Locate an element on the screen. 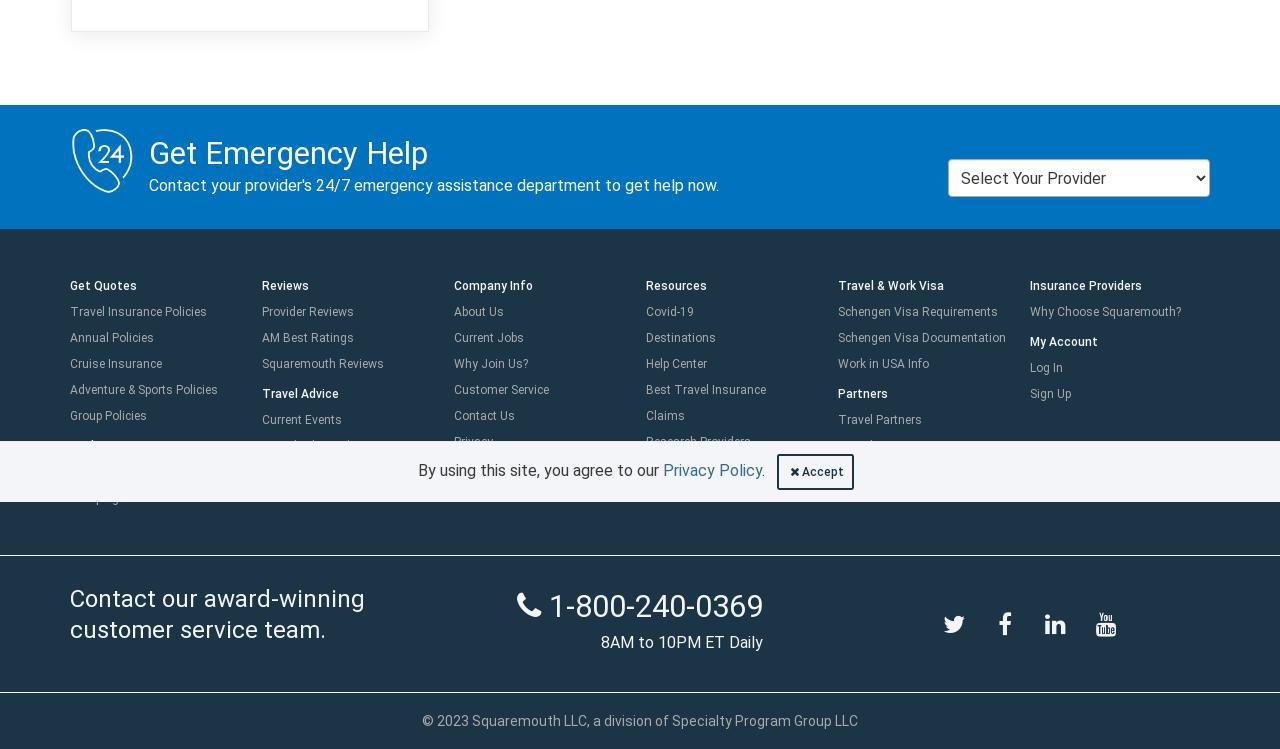  'About Us' is located at coordinates (453, 311).